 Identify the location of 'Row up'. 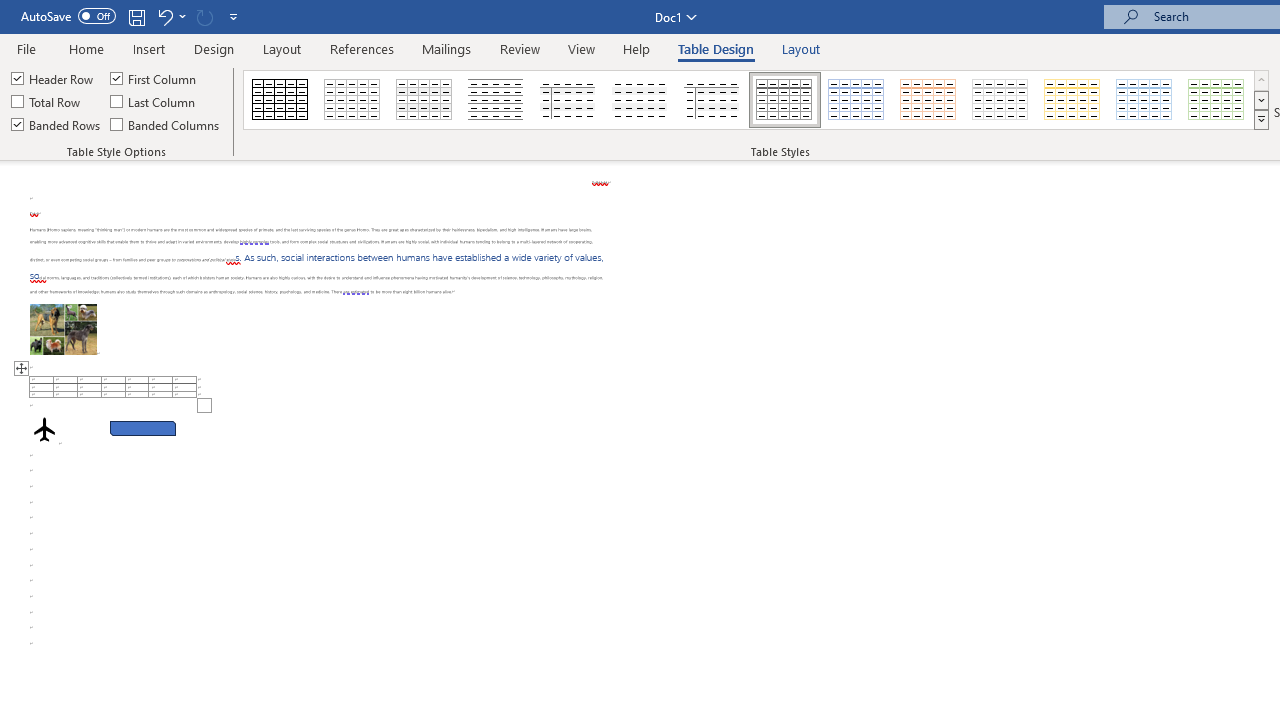
(1260, 79).